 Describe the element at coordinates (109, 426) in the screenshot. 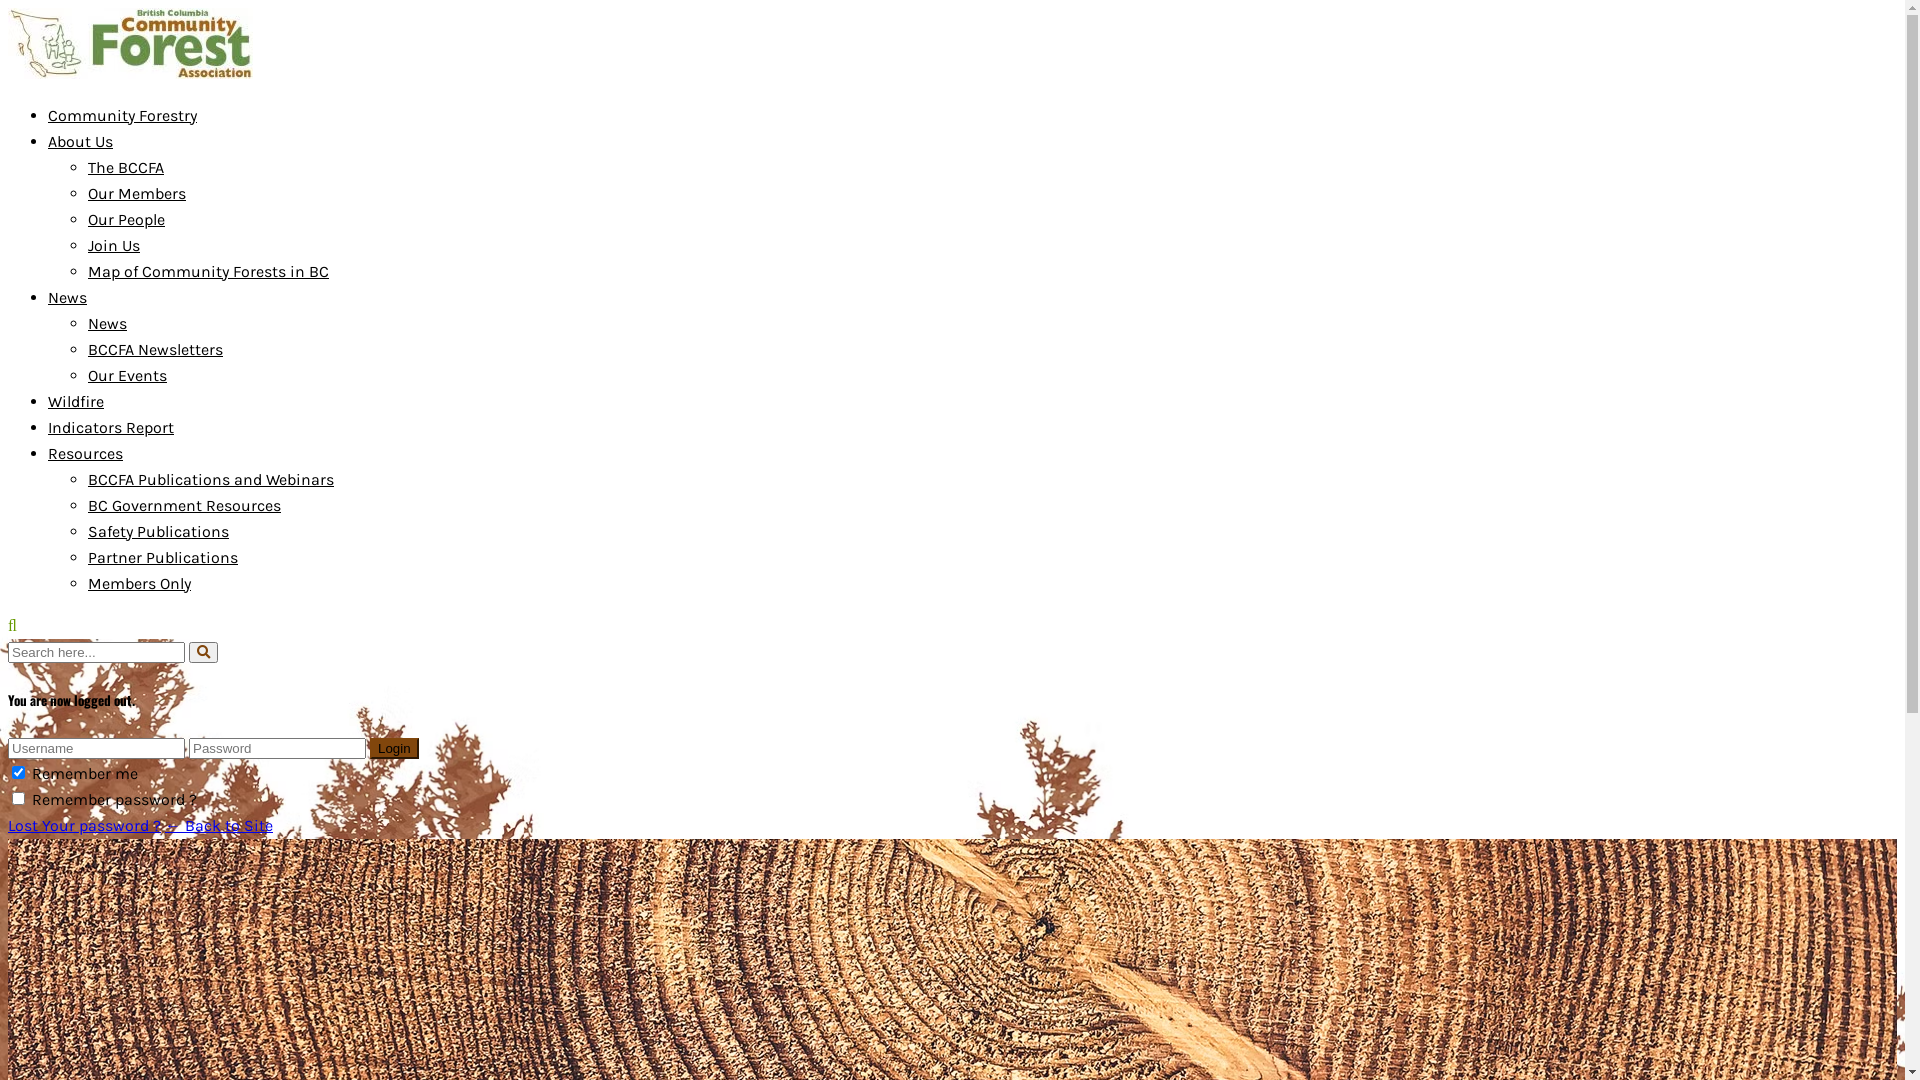

I see `'Indicators Report'` at that location.